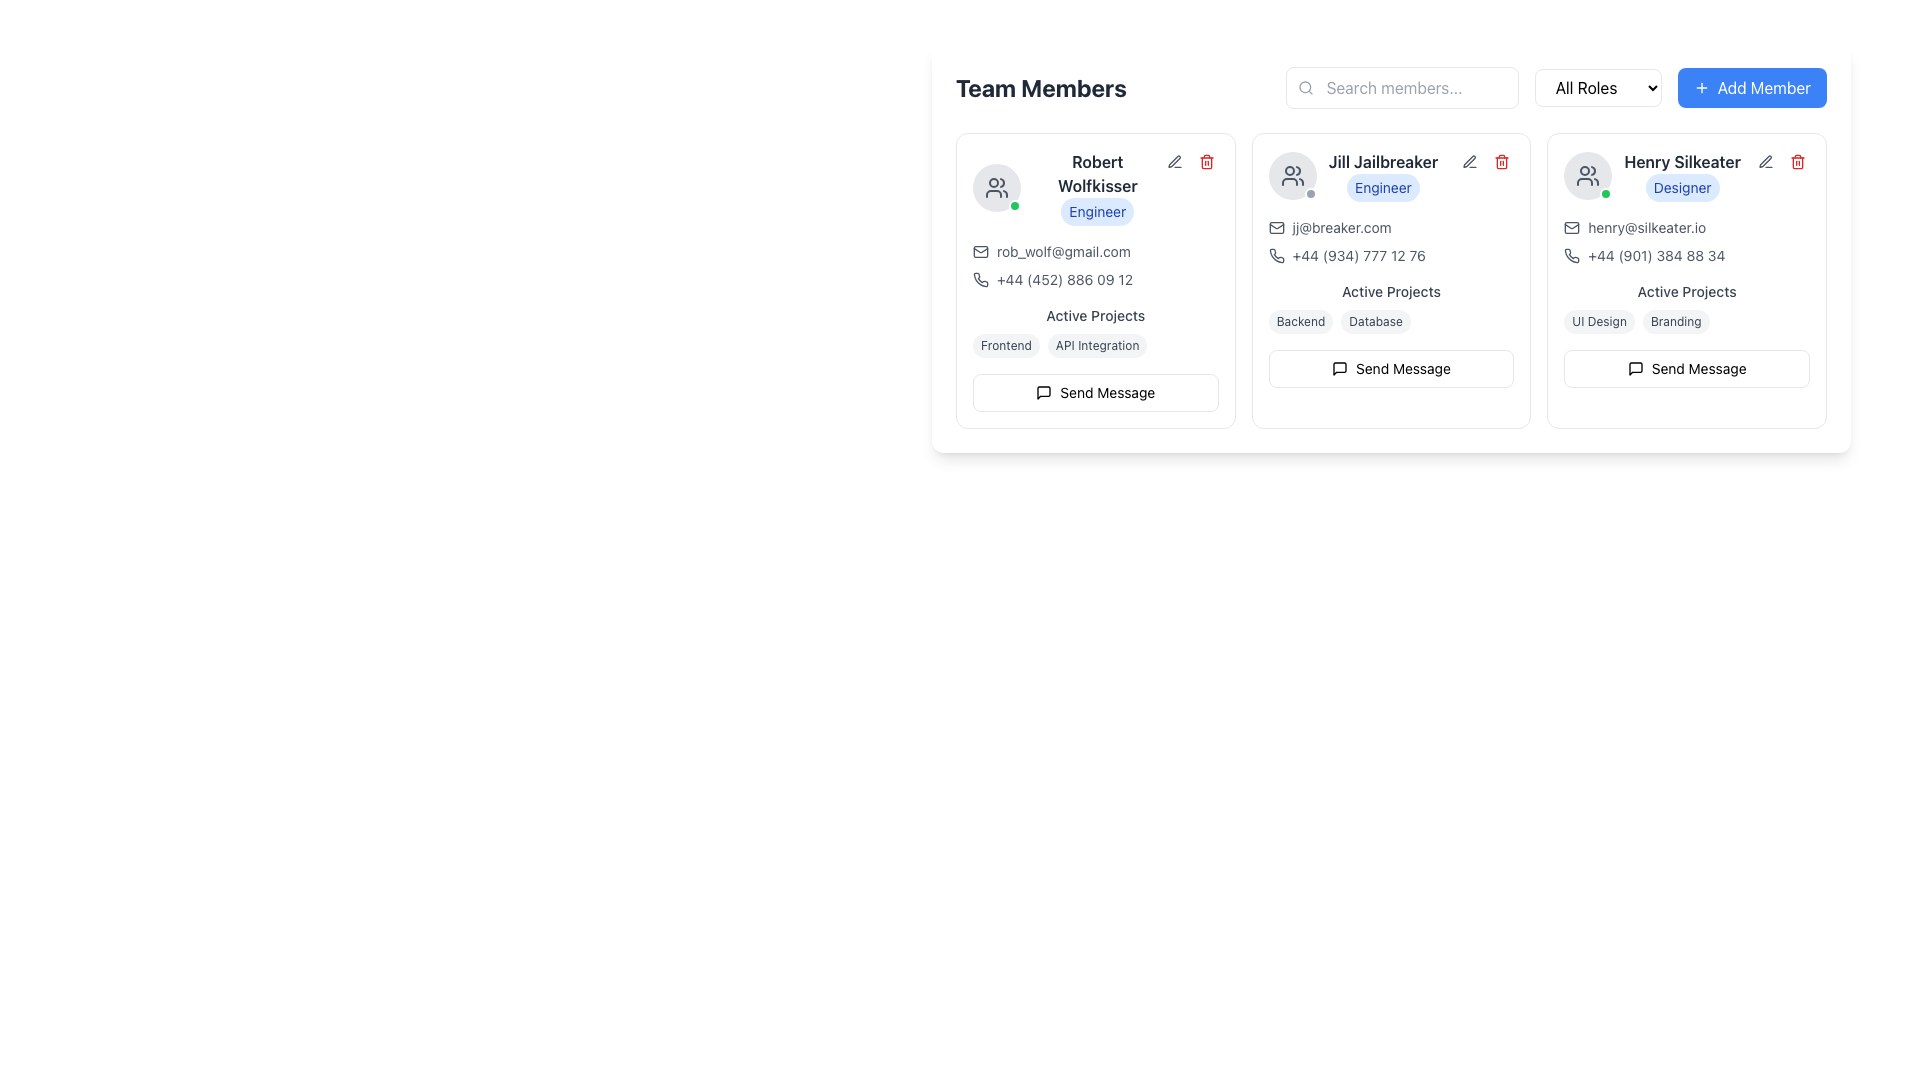 The height and width of the screenshot is (1080, 1920). I want to click on the static text displaying the phone number '+44 (452) 886 09 12' with an icon, positioned in the leftmost profile card under 'Team Members', so click(1094, 280).